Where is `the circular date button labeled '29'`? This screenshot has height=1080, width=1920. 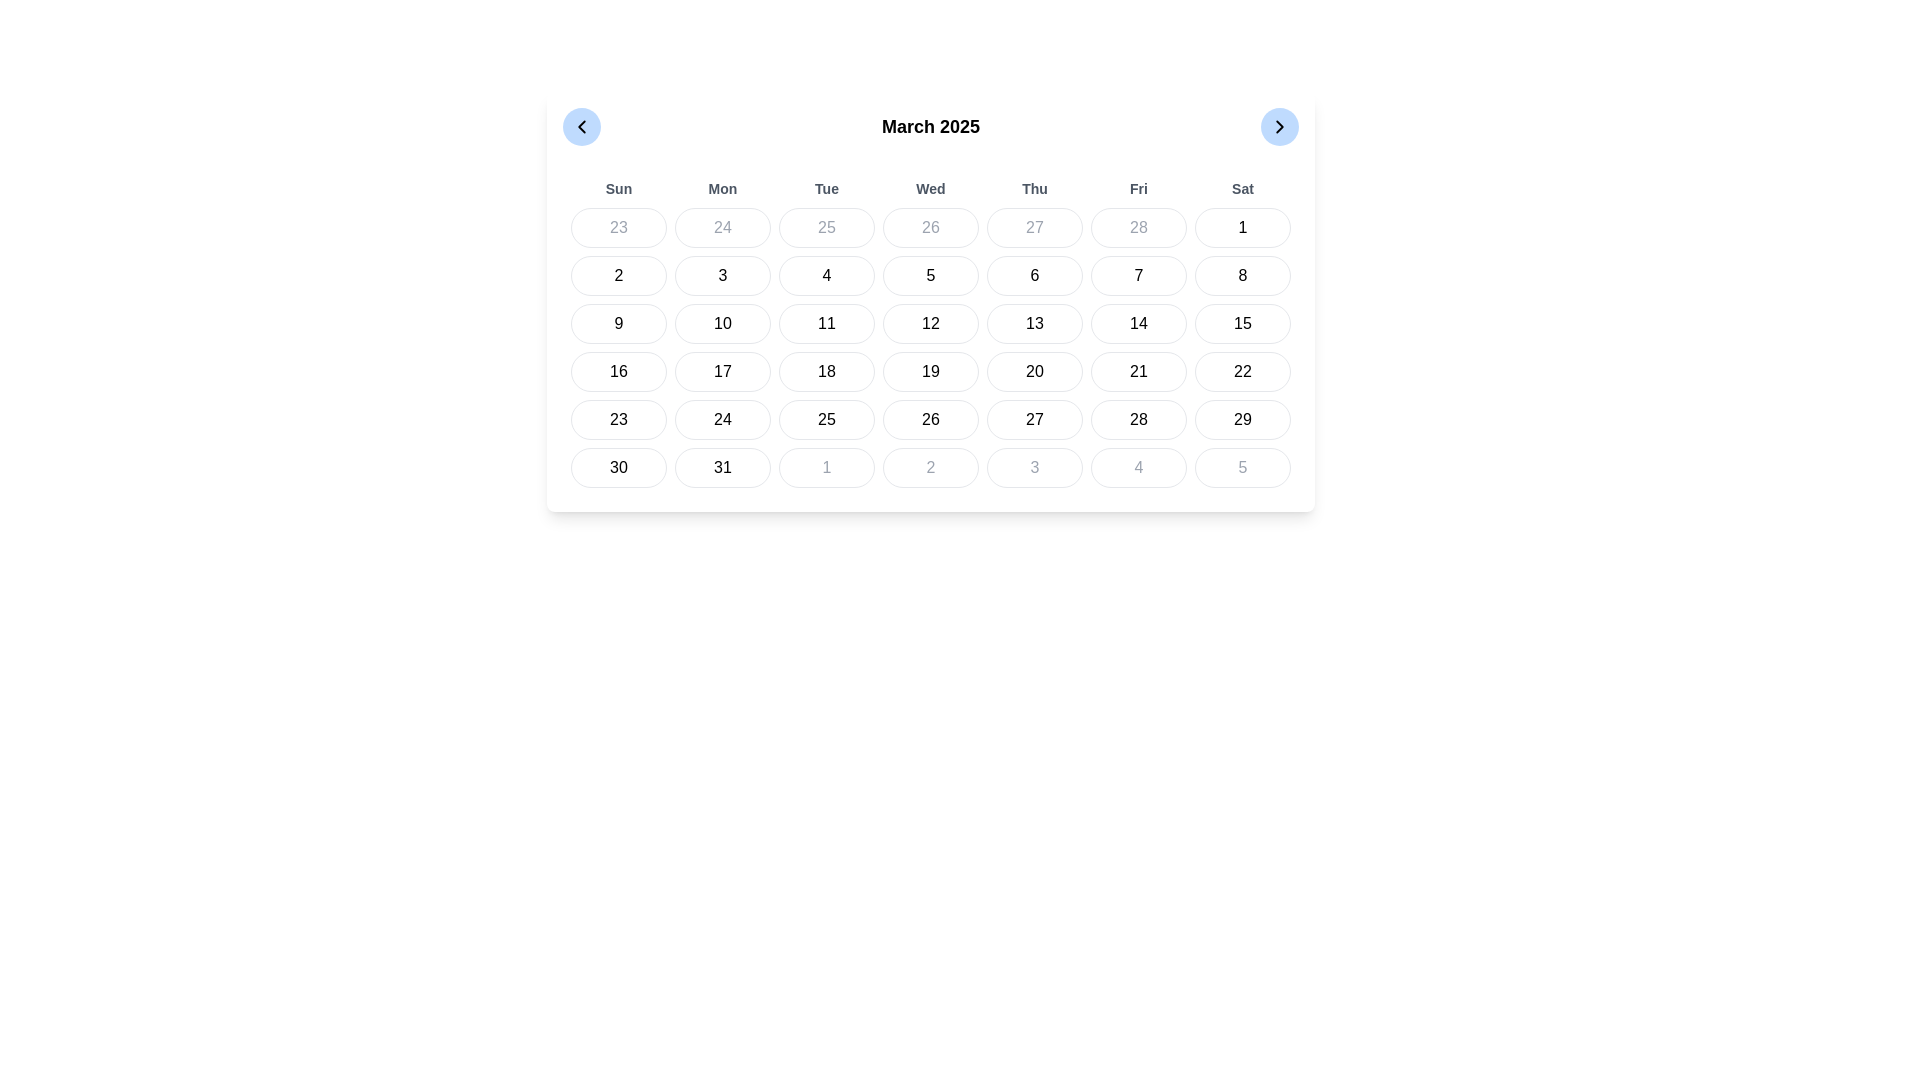
the circular date button labeled '29' is located at coordinates (1242, 419).